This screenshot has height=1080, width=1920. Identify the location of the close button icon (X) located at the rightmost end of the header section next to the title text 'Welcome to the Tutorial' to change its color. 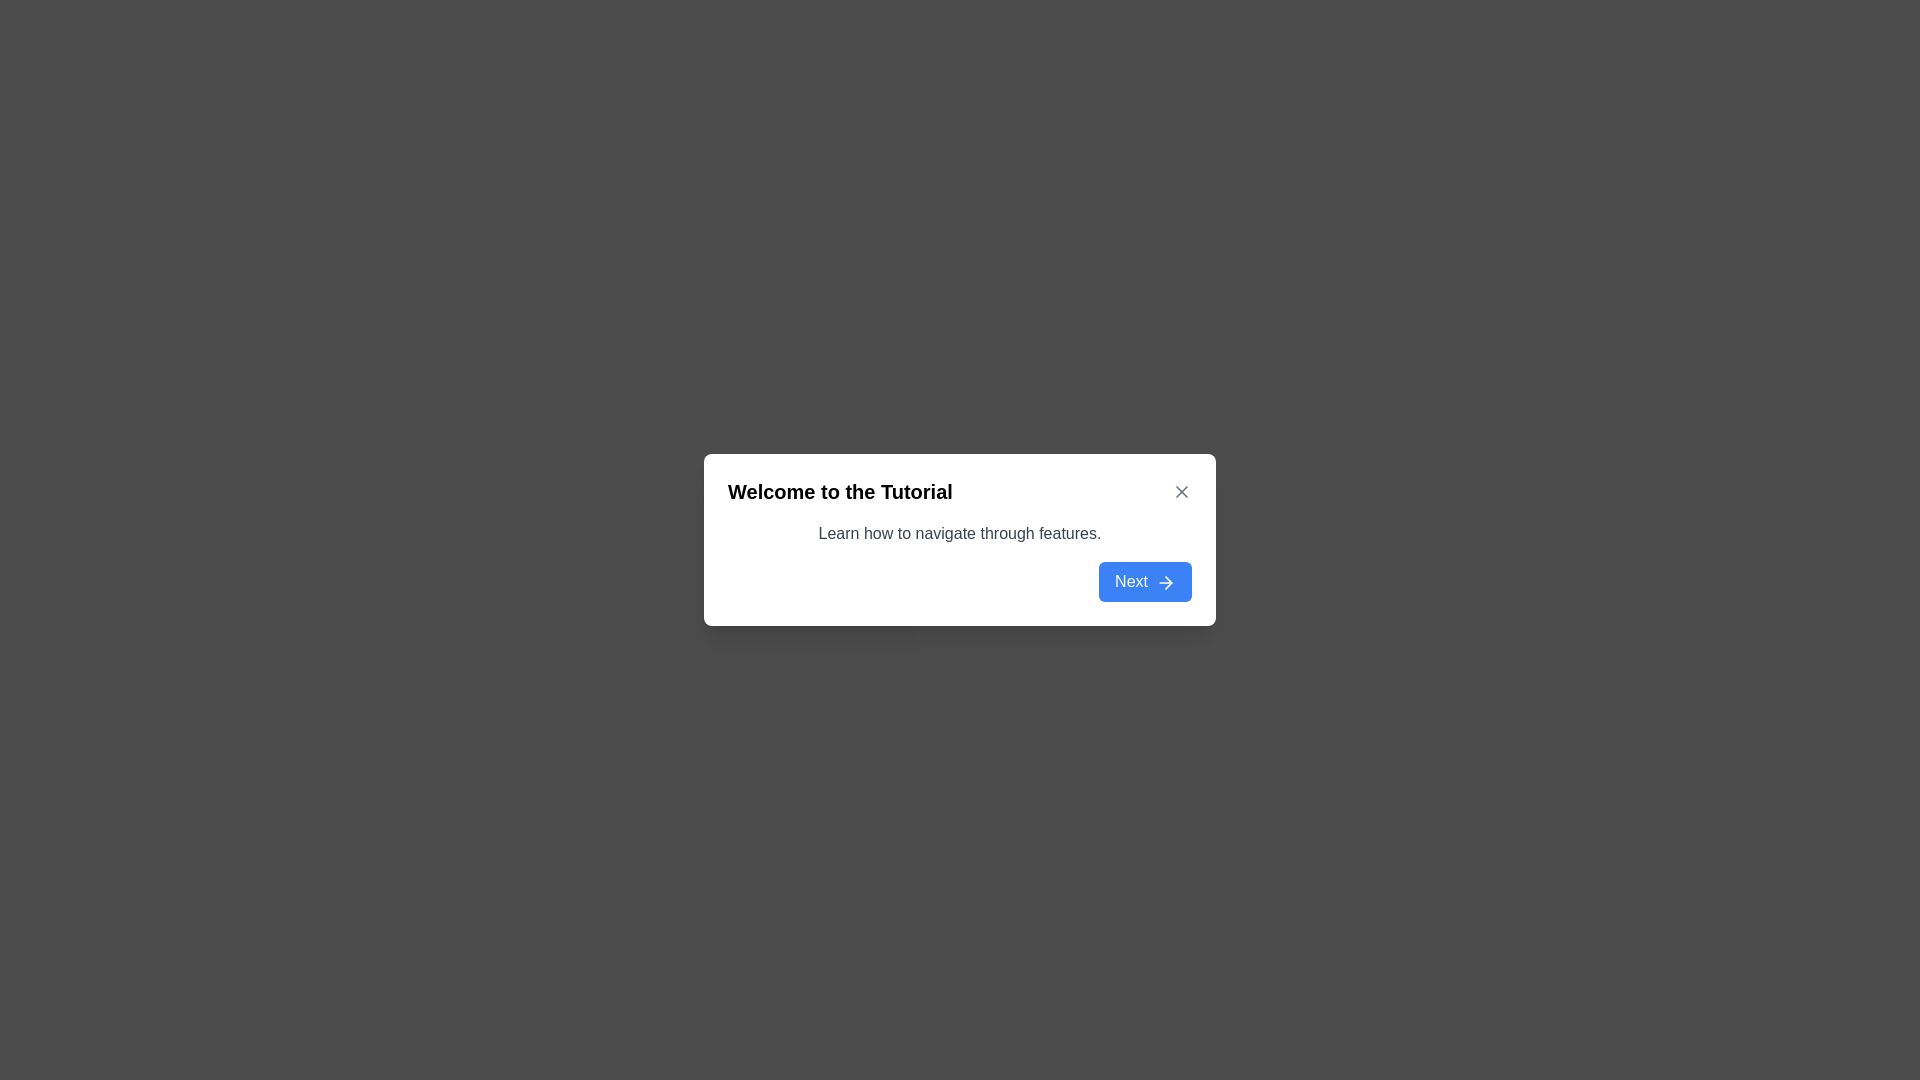
(1181, 492).